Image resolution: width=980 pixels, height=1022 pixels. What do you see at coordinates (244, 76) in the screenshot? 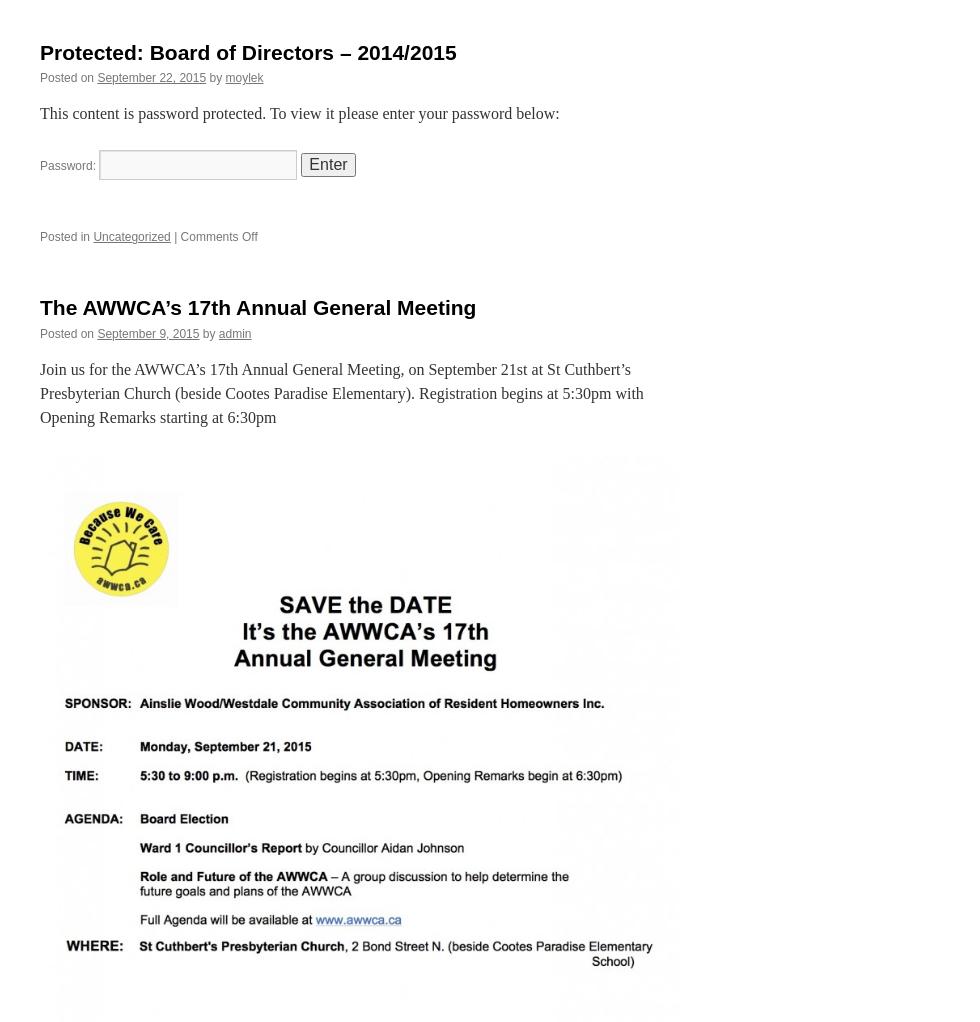
I see `'moylek'` at bounding box center [244, 76].